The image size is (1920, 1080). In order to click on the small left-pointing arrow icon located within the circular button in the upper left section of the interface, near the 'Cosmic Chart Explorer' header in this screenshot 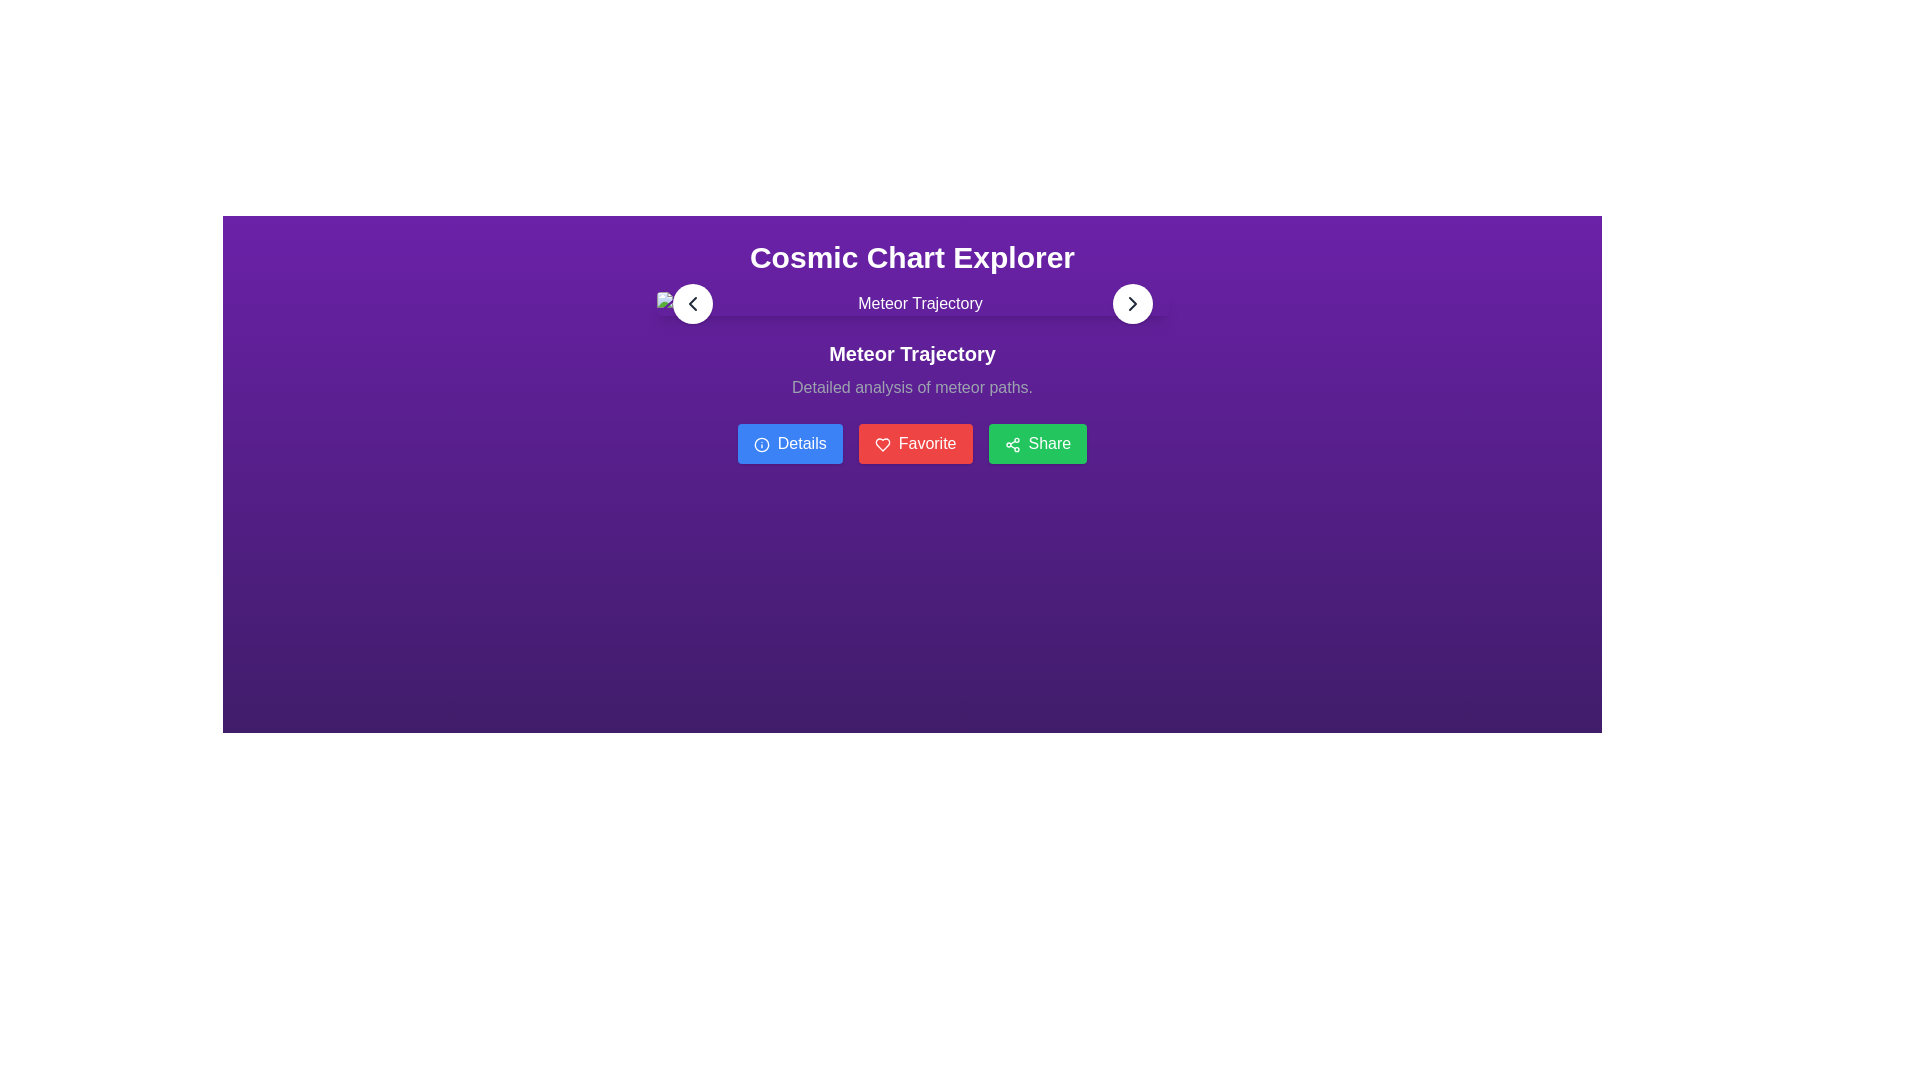, I will do `click(692, 304)`.